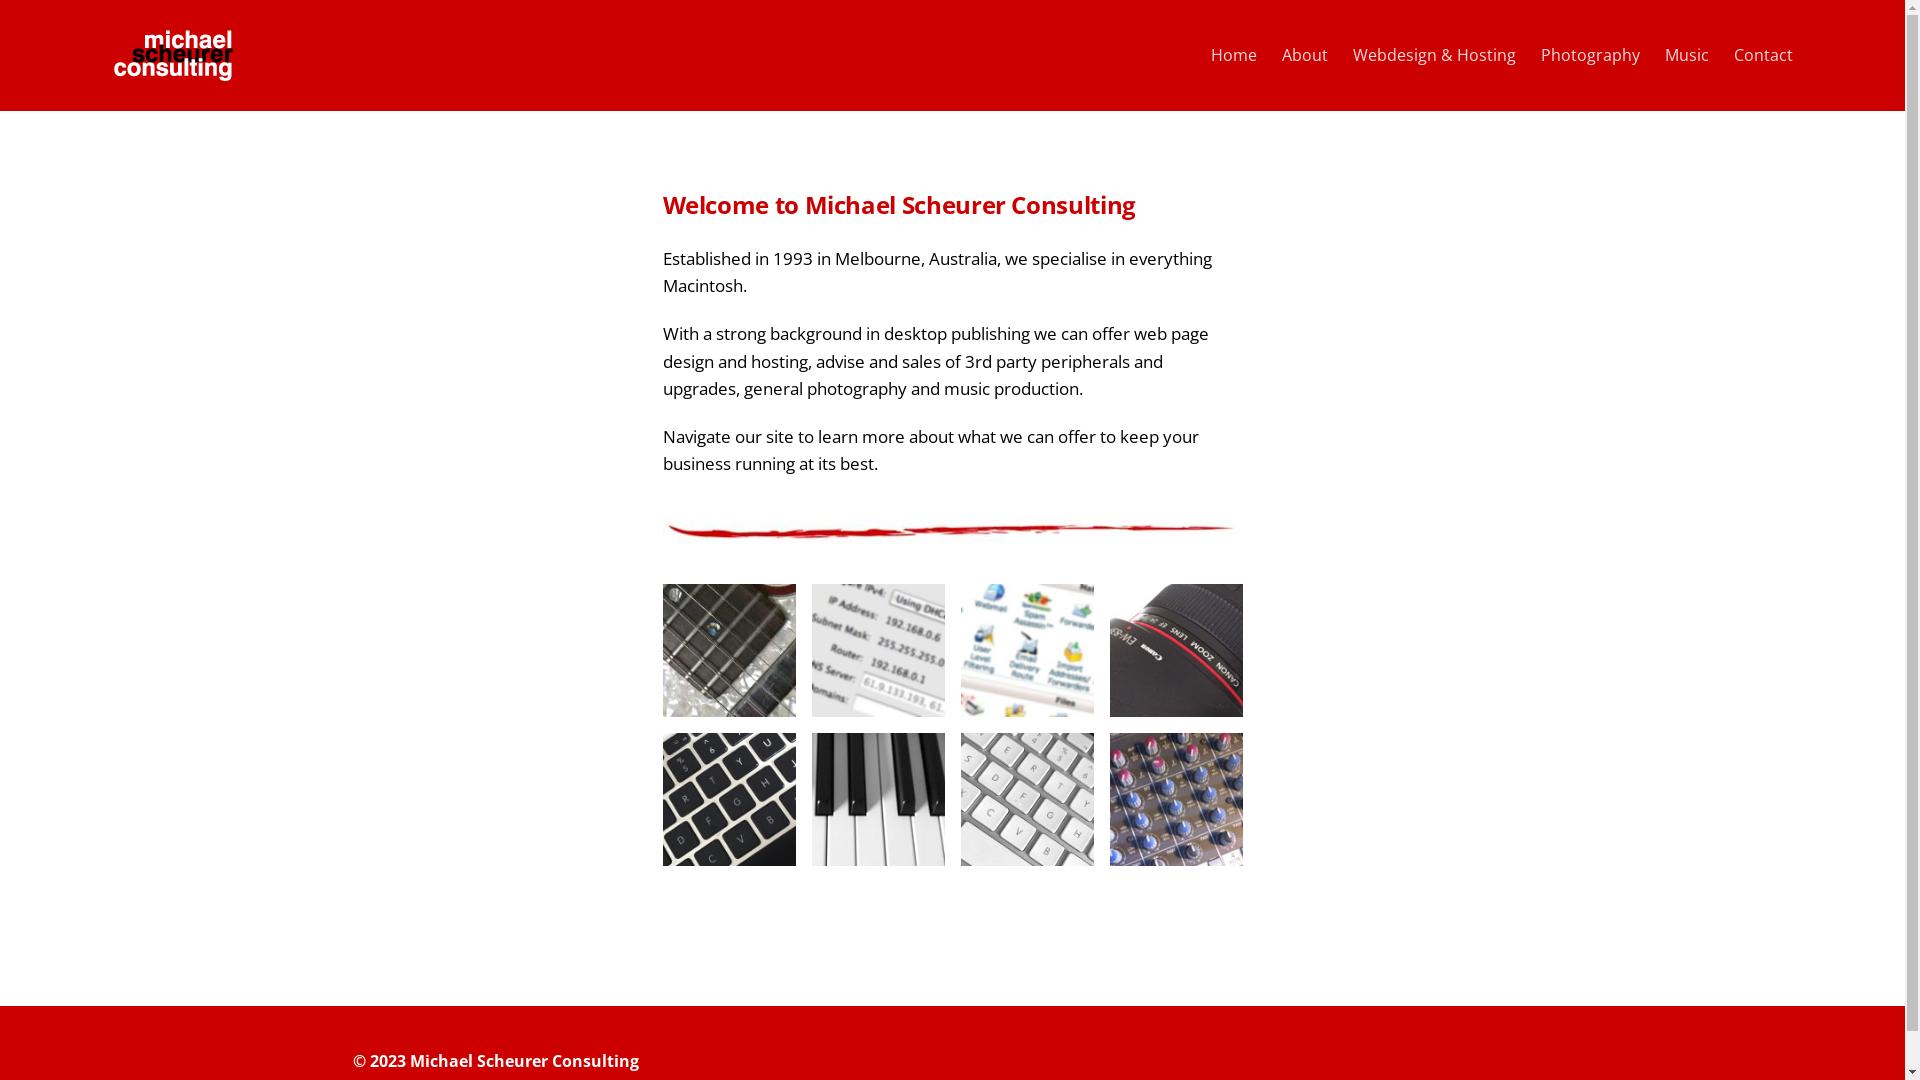 Image resolution: width=1920 pixels, height=1080 pixels. What do you see at coordinates (1305, 54) in the screenshot?
I see `'About'` at bounding box center [1305, 54].